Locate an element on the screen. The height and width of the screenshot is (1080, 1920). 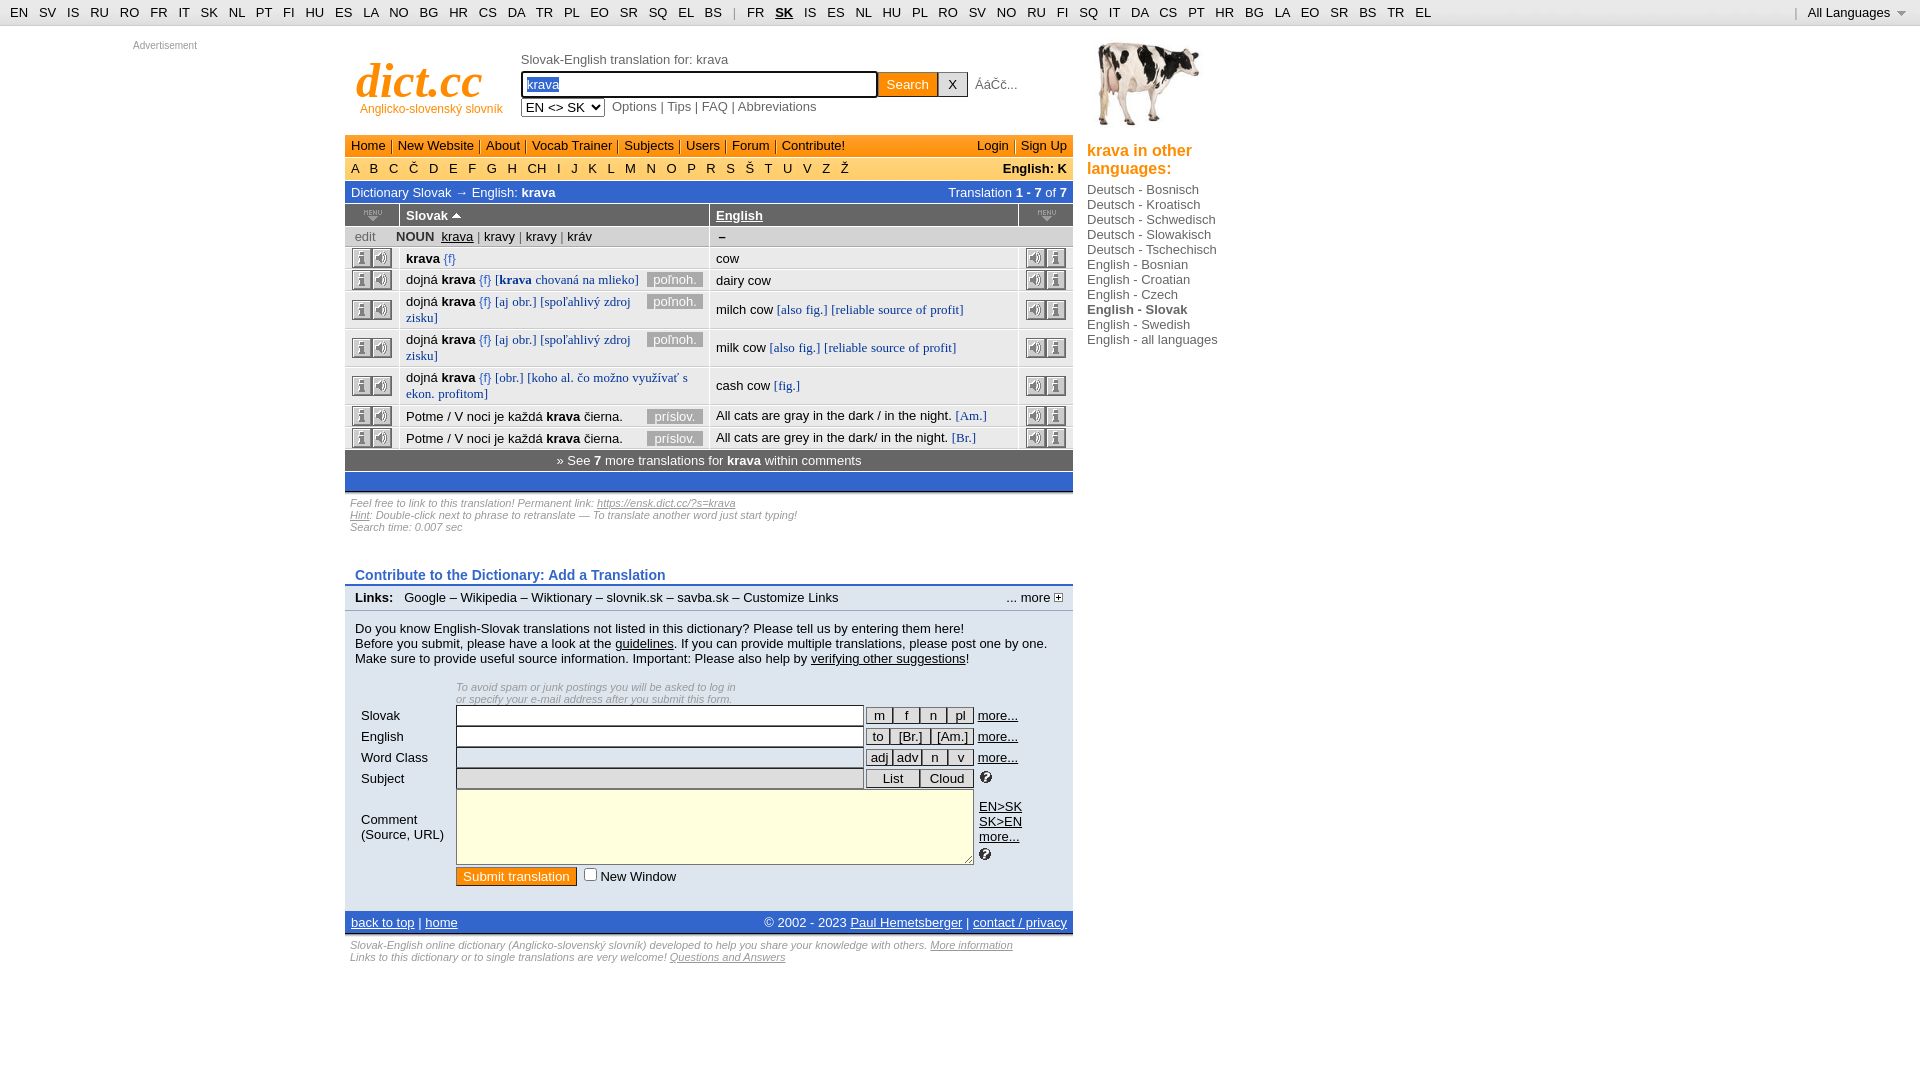
'source' is located at coordinates (887, 346).